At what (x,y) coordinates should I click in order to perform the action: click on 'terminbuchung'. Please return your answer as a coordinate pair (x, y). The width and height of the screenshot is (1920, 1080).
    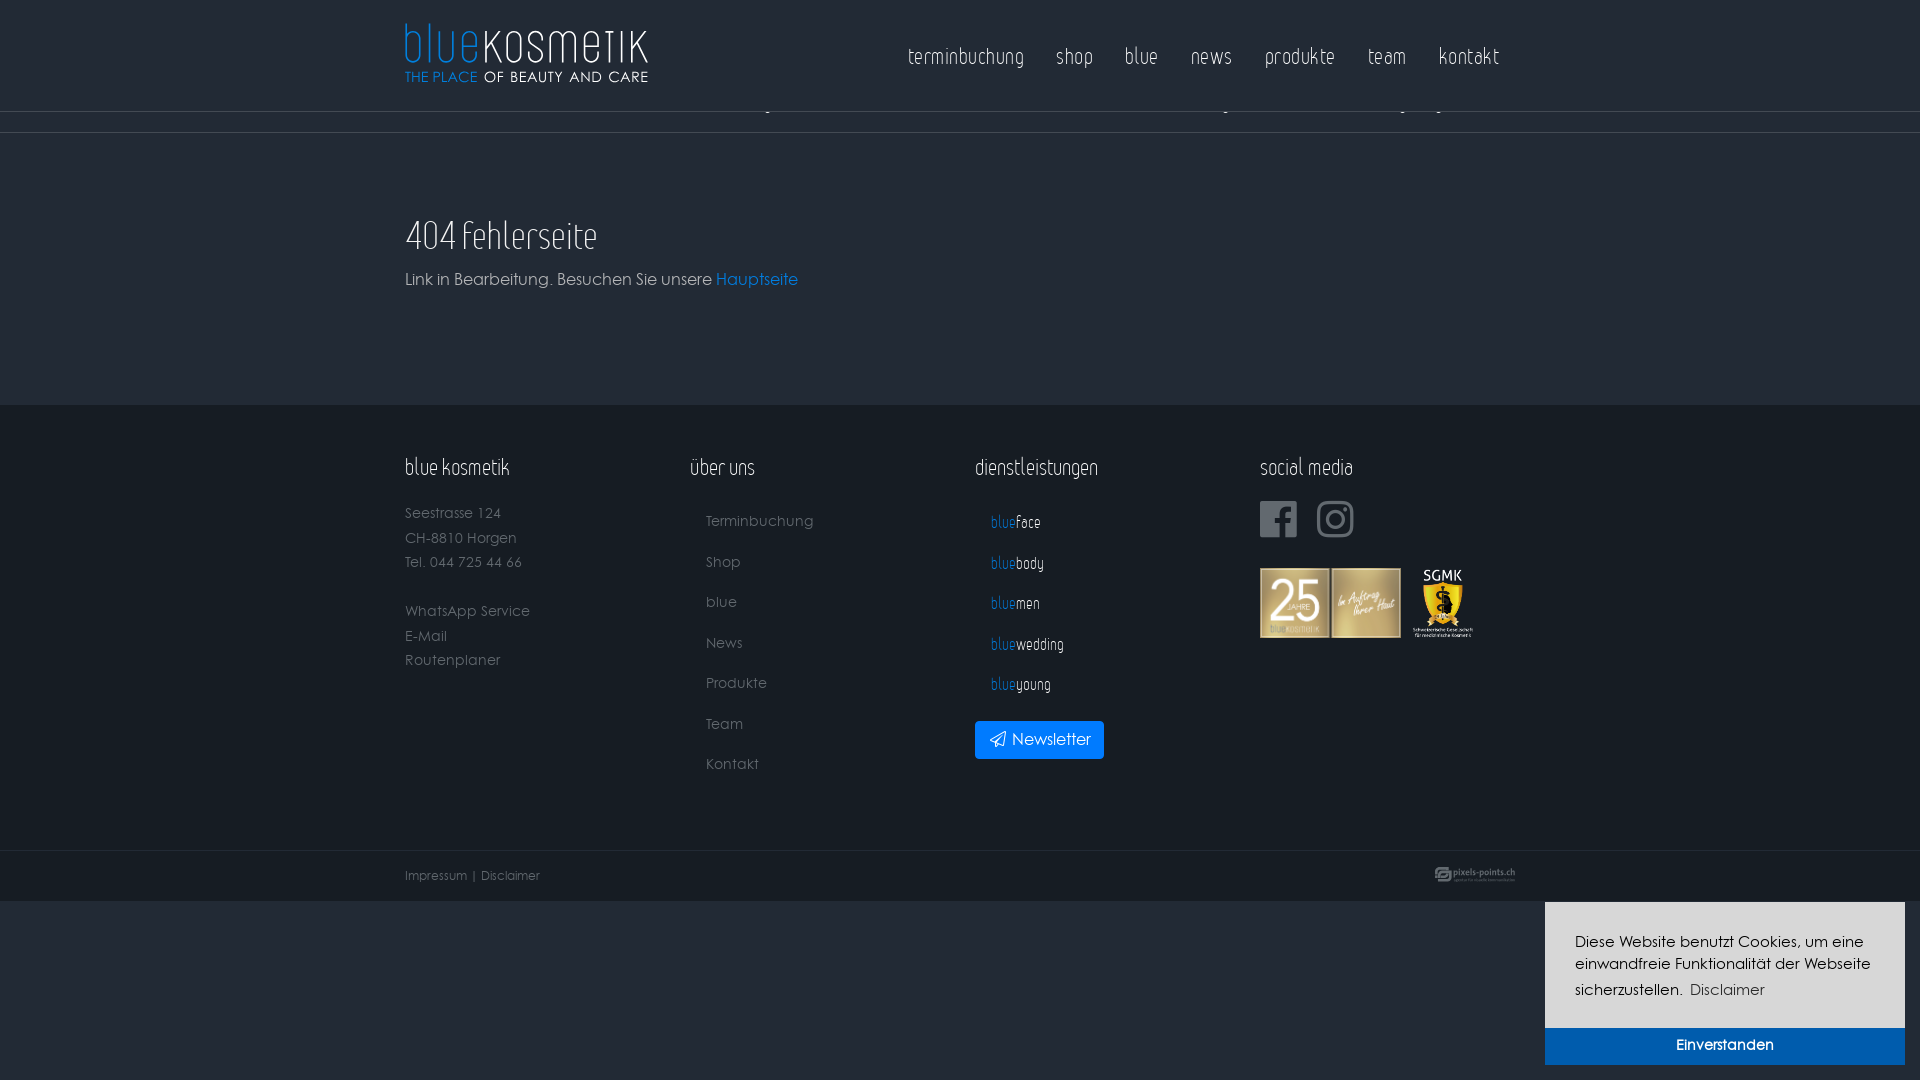
    Looking at the image, I should click on (965, 55).